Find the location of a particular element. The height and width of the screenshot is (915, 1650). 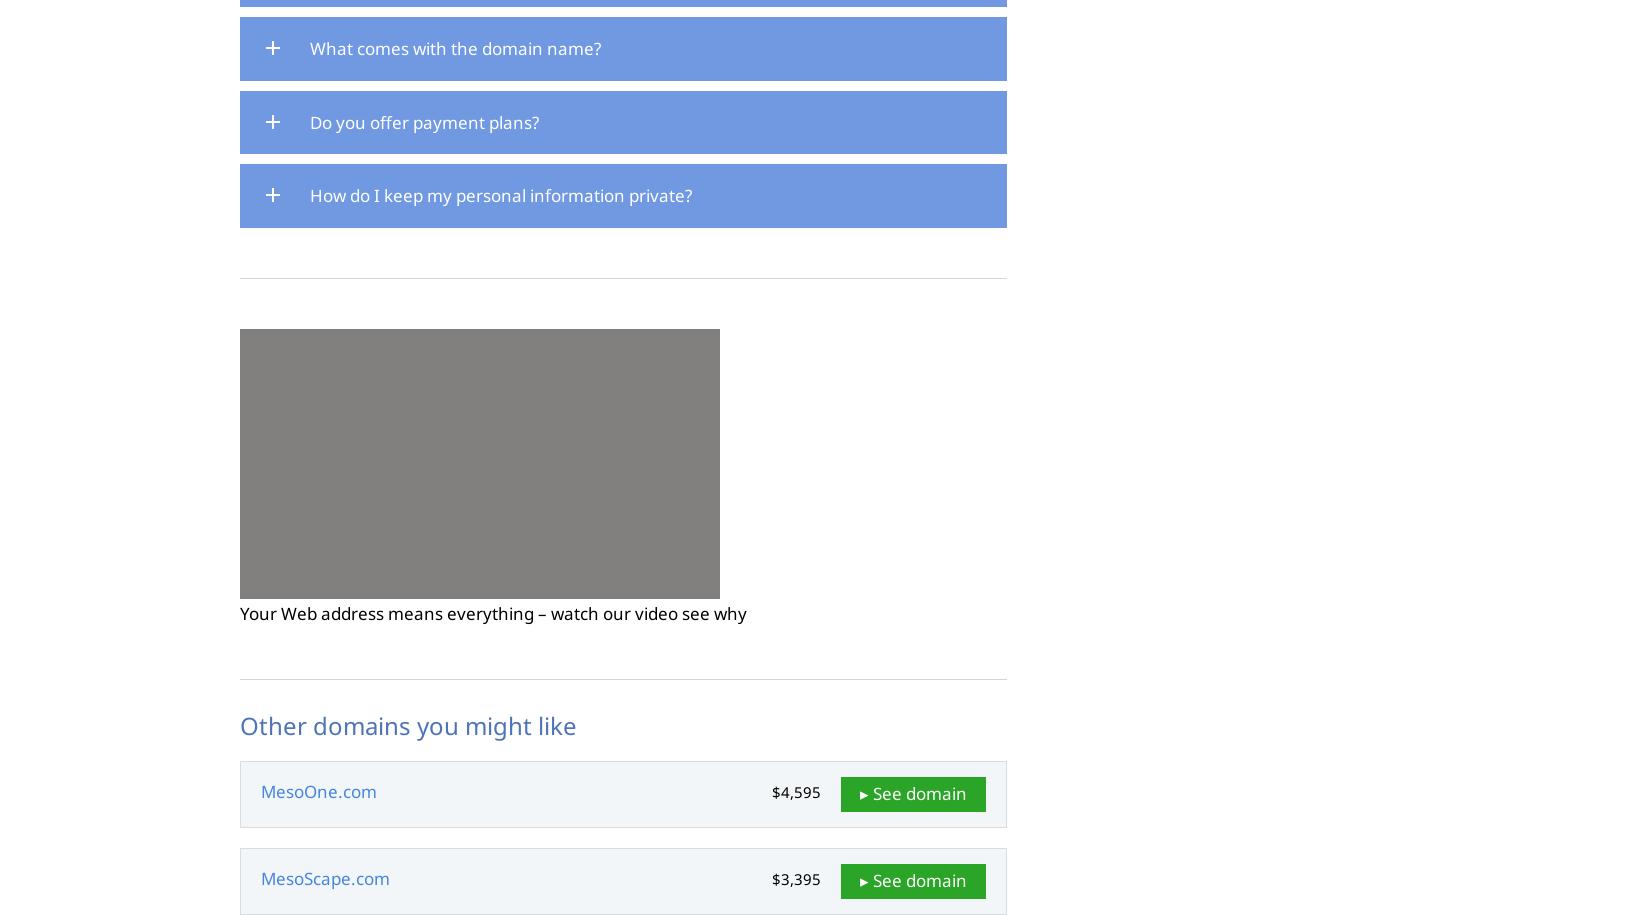

'MesoOne.com' is located at coordinates (318, 790).